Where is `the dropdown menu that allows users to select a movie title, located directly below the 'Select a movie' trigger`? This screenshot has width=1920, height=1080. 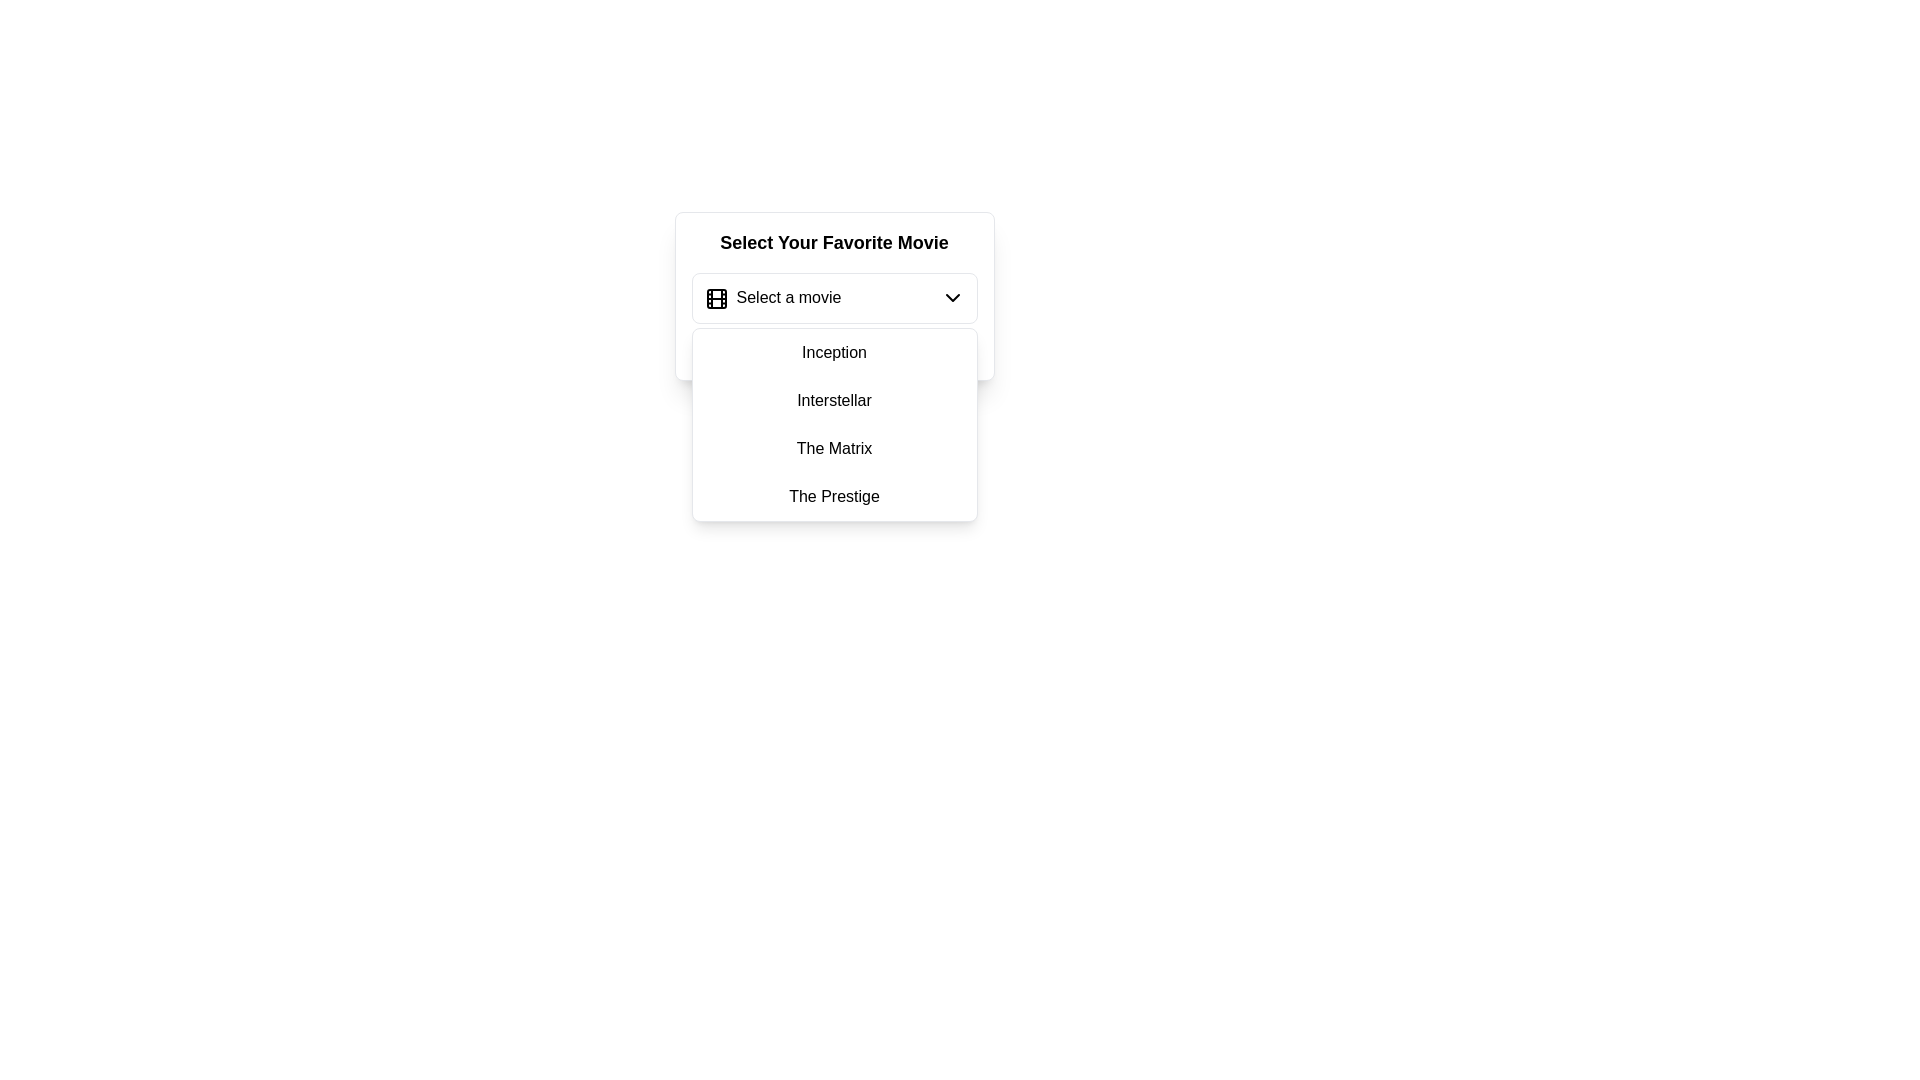 the dropdown menu that allows users to select a movie title, located directly below the 'Select a movie' trigger is located at coordinates (834, 423).